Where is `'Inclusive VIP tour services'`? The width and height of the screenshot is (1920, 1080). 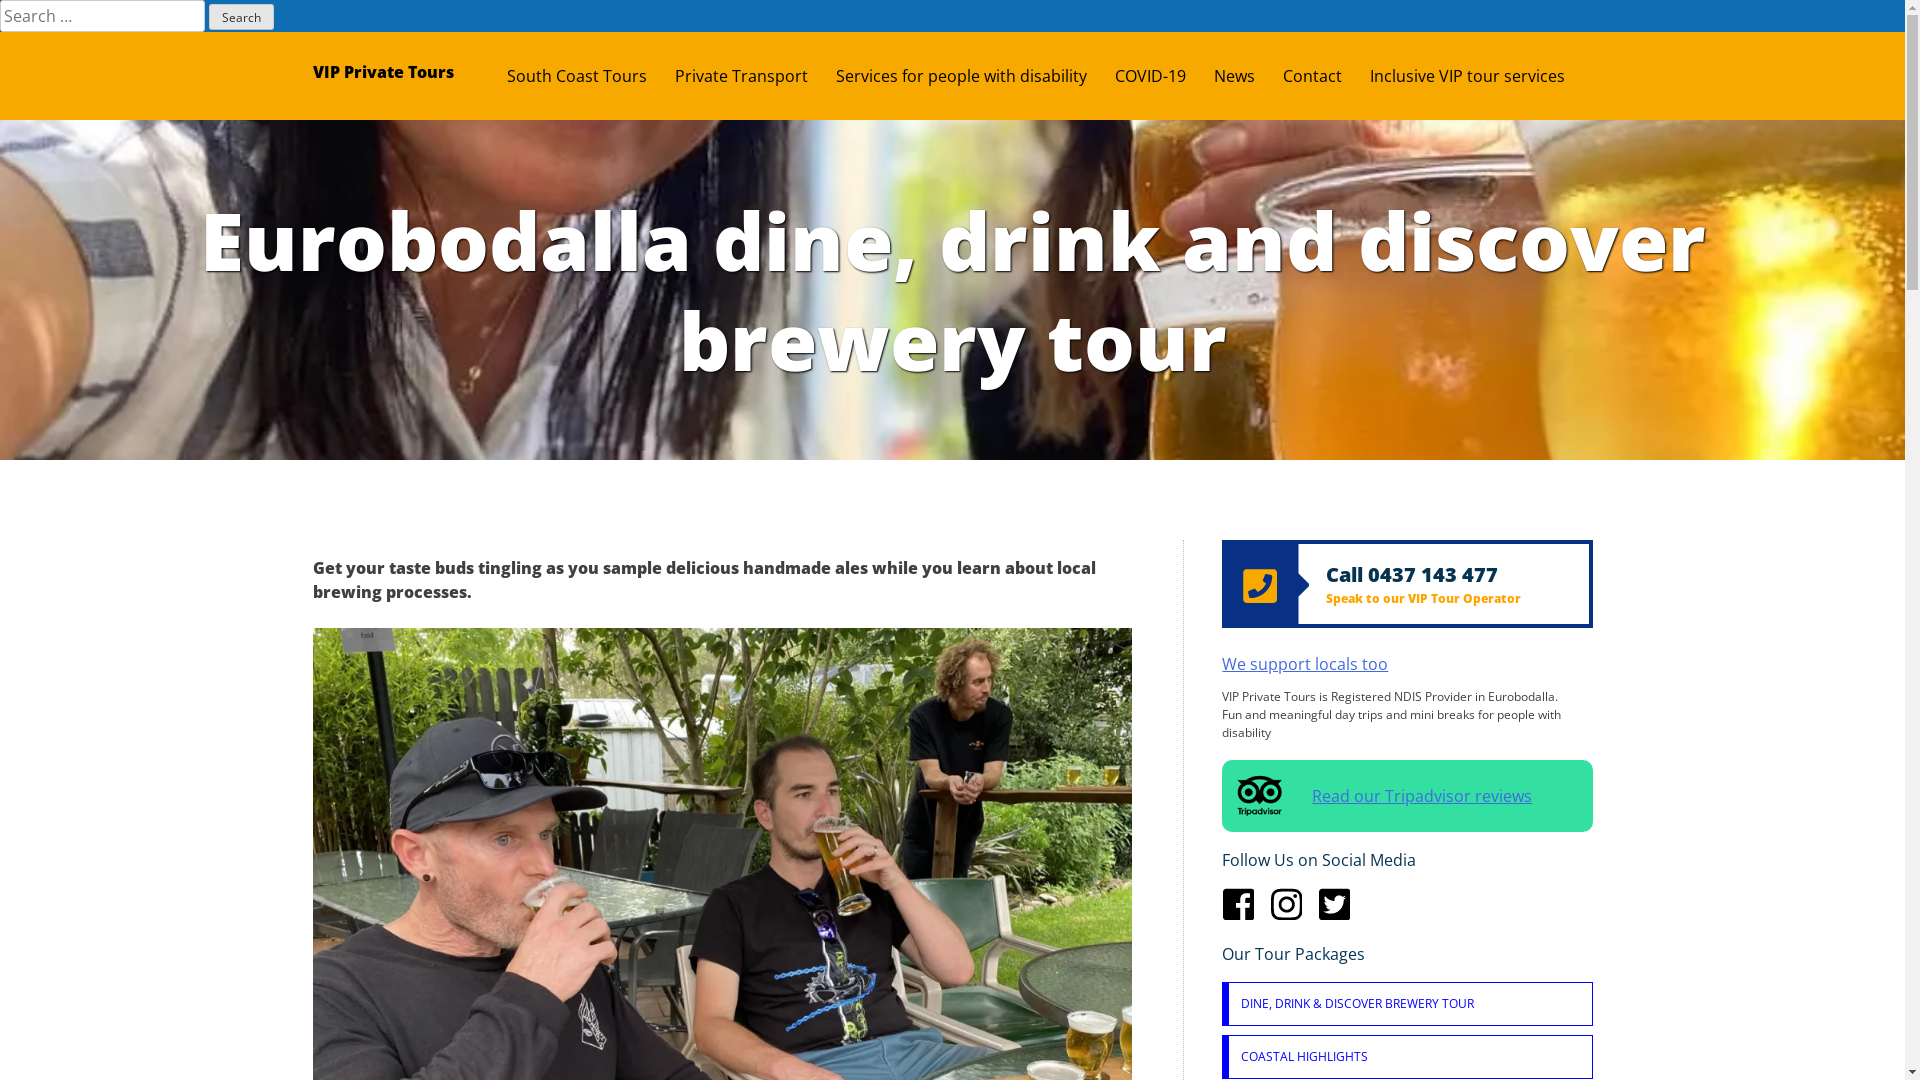
'Inclusive VIP tour services' is located at coordinates (1481, 75).